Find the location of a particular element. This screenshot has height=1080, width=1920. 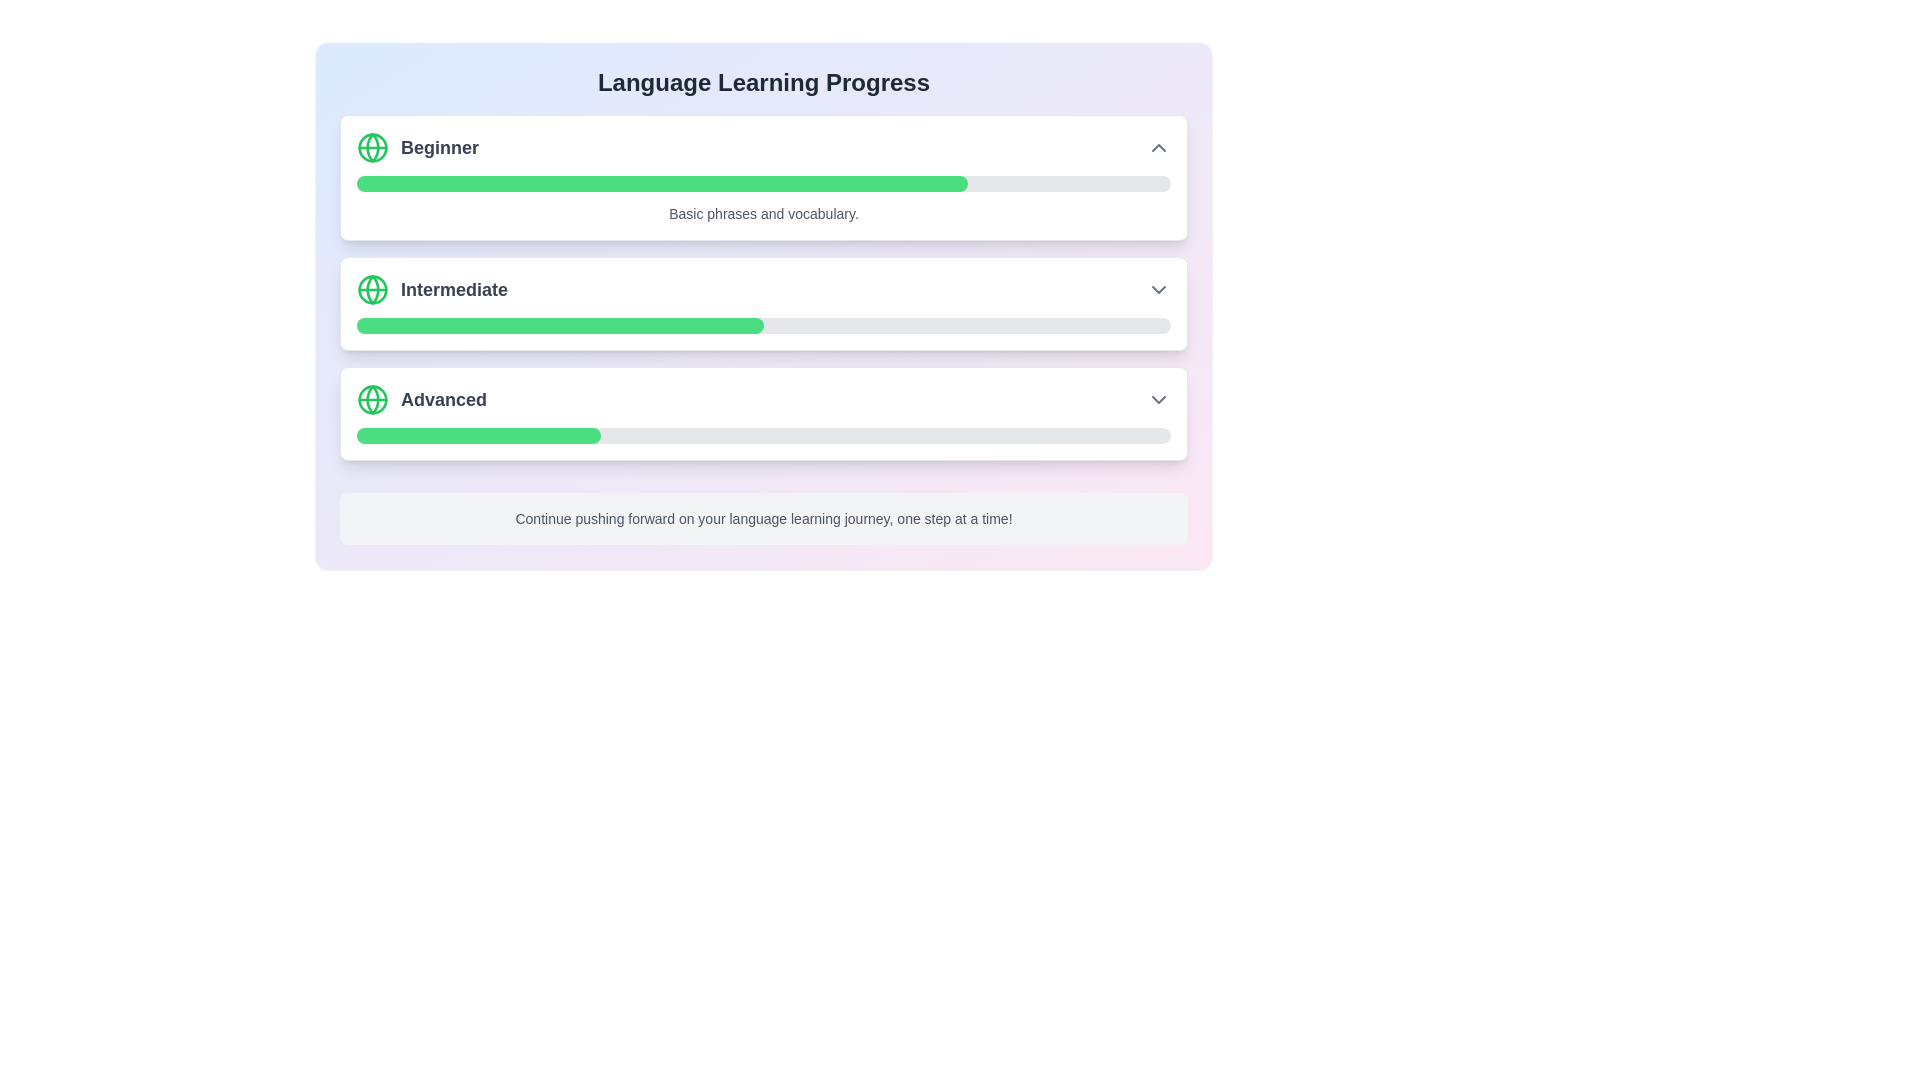

the 'Advanced' text label representing the highest level of language proficiency in the learning progression interface, located below the 'Intermediate' section is located at coordinates (421, 400).